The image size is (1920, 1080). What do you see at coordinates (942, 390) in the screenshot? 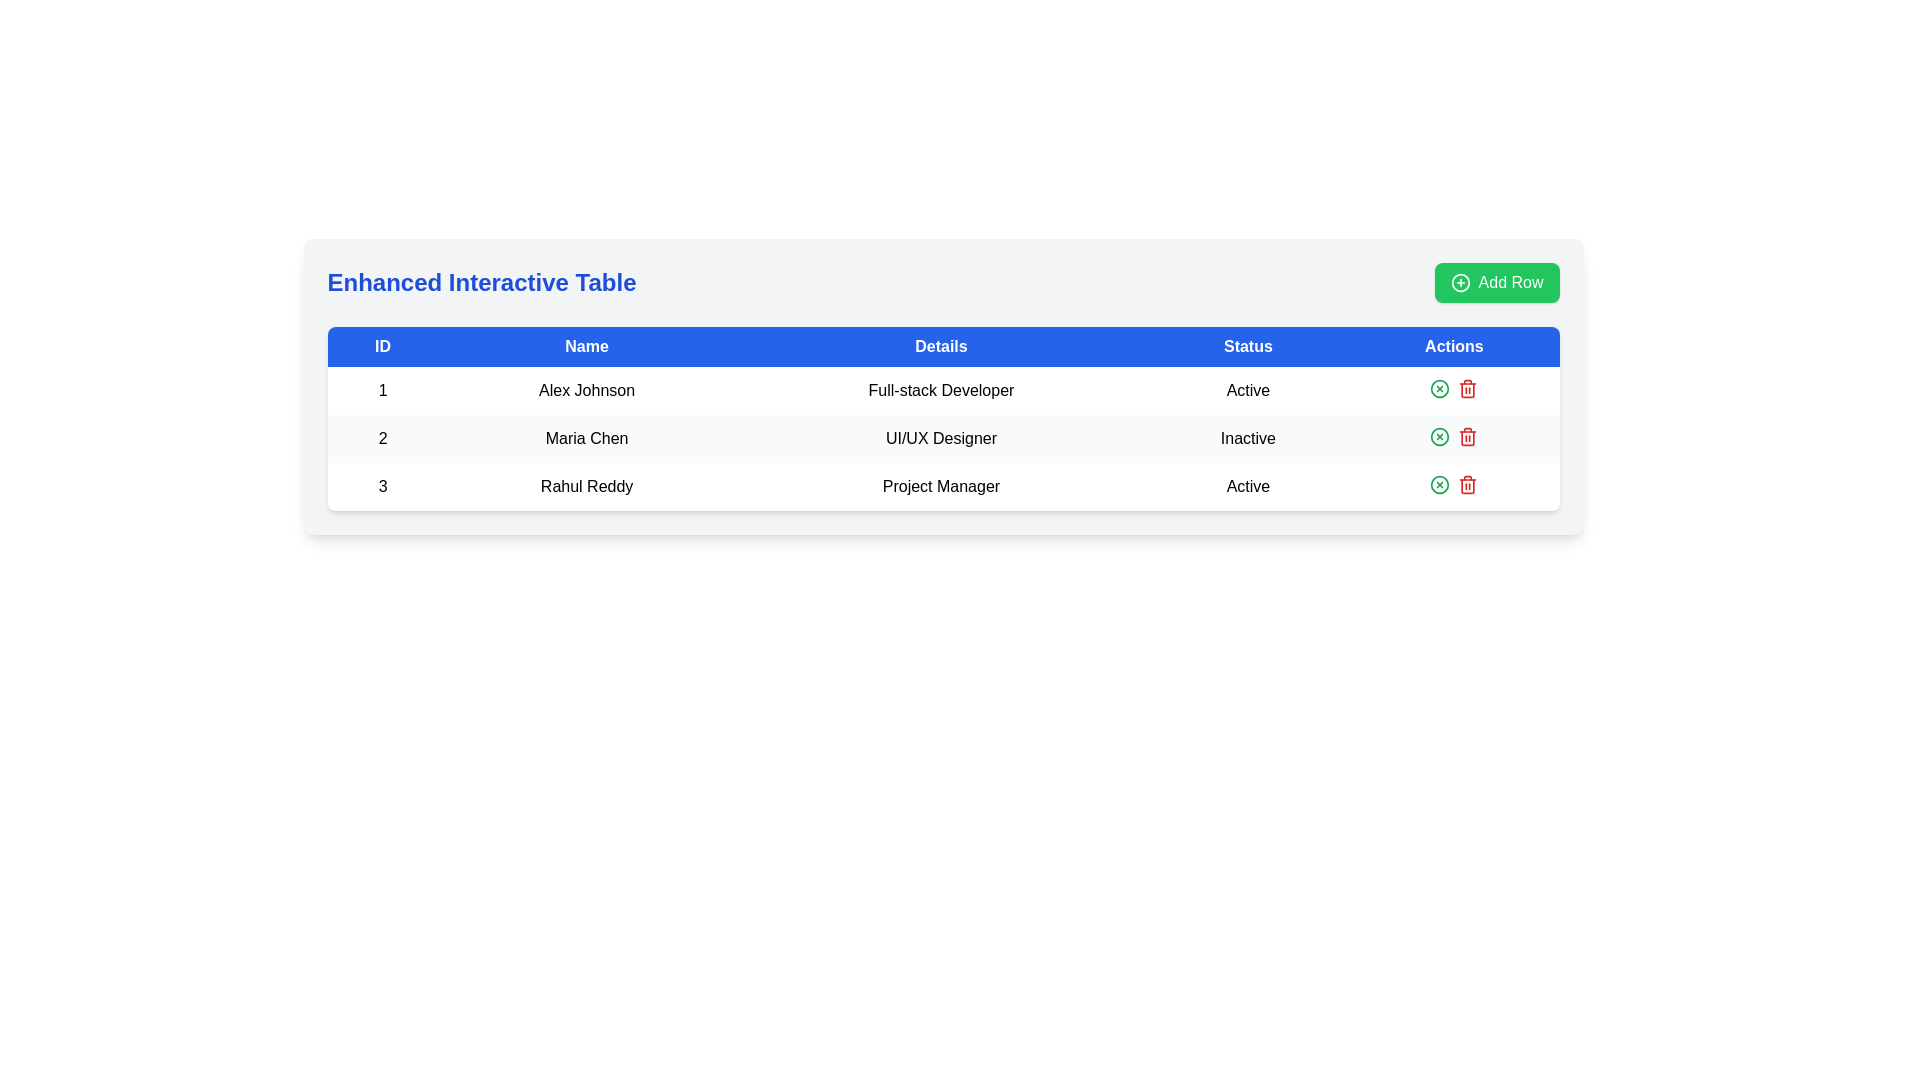
I see `the first row of the table displaying details about an individual, which contains ID, name, profession, status, and action icons` at bounding box center [942, 390].